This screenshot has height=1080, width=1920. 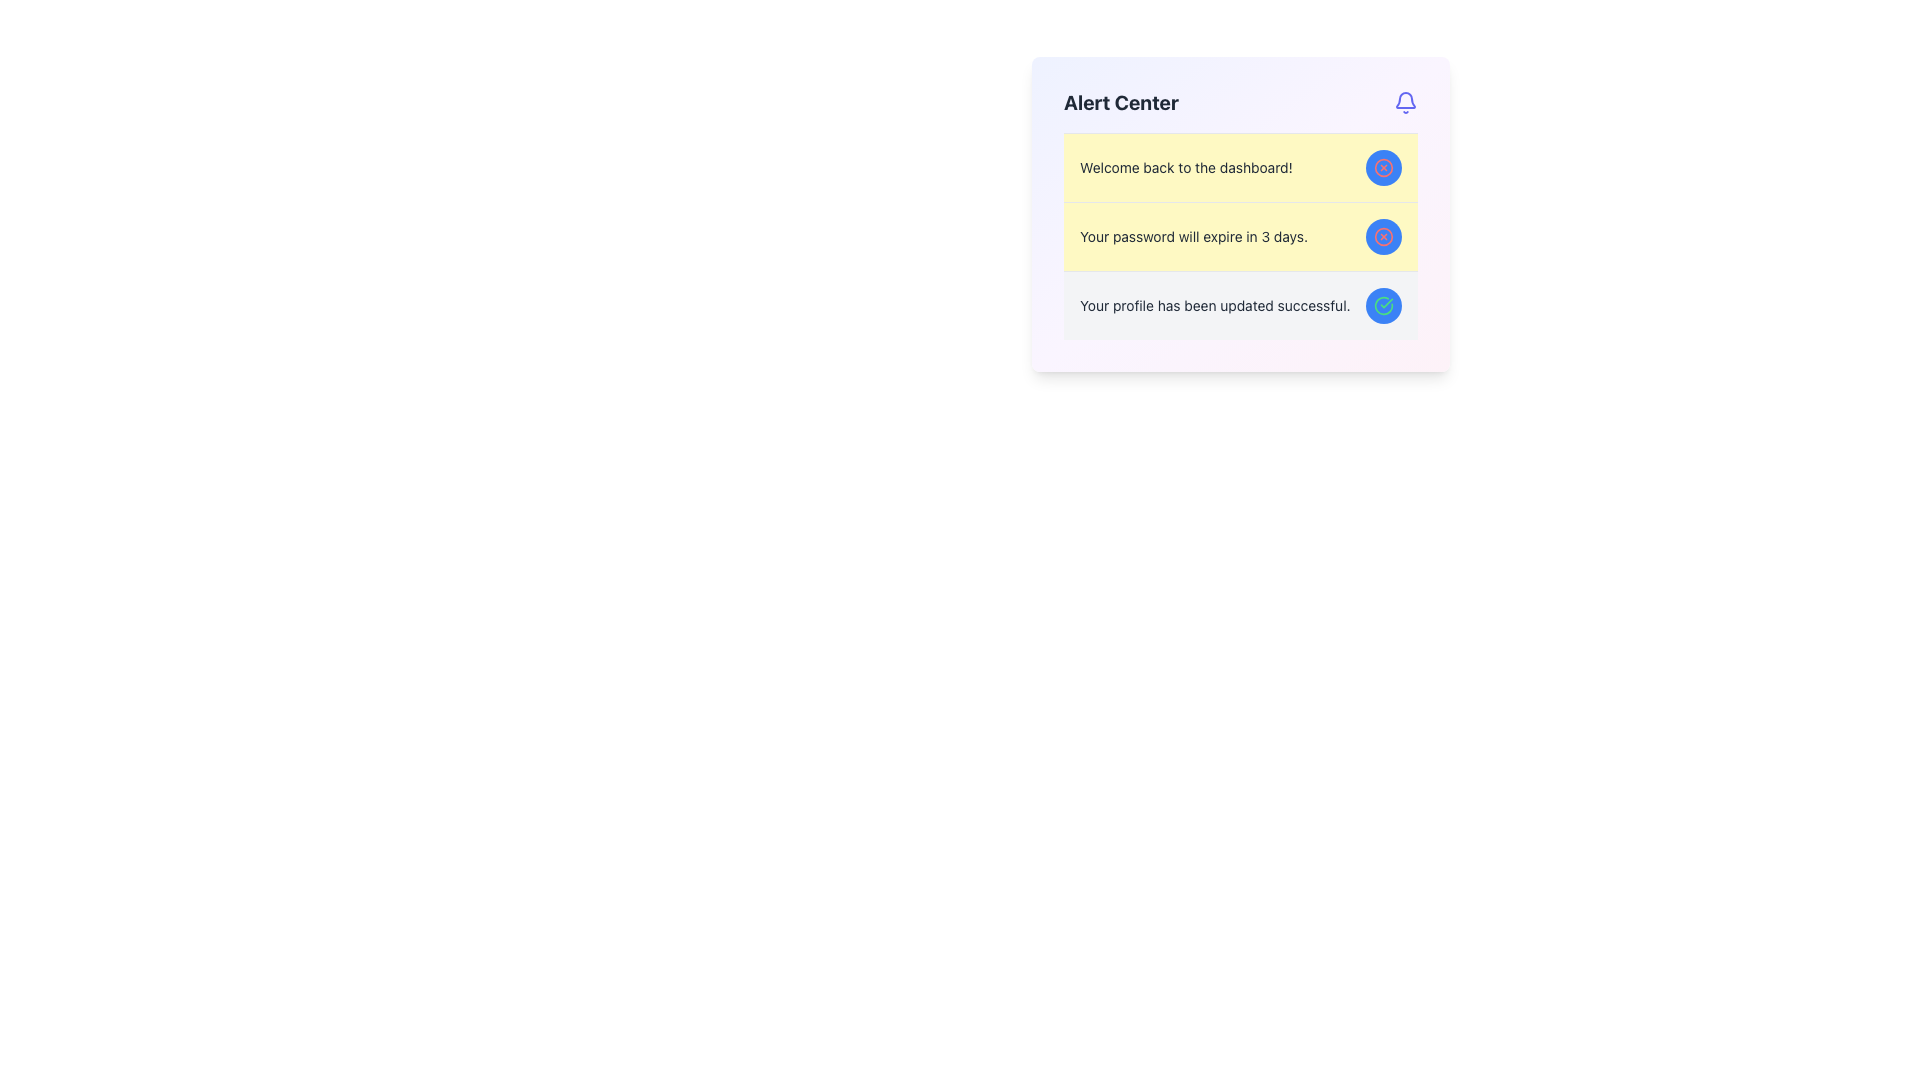 I want to click on the small red circular icon with a cross symbol inside the blue circular button located adjacent to the alert message 'Your password will expire in 3 days.', so click(x=1382, y=235).